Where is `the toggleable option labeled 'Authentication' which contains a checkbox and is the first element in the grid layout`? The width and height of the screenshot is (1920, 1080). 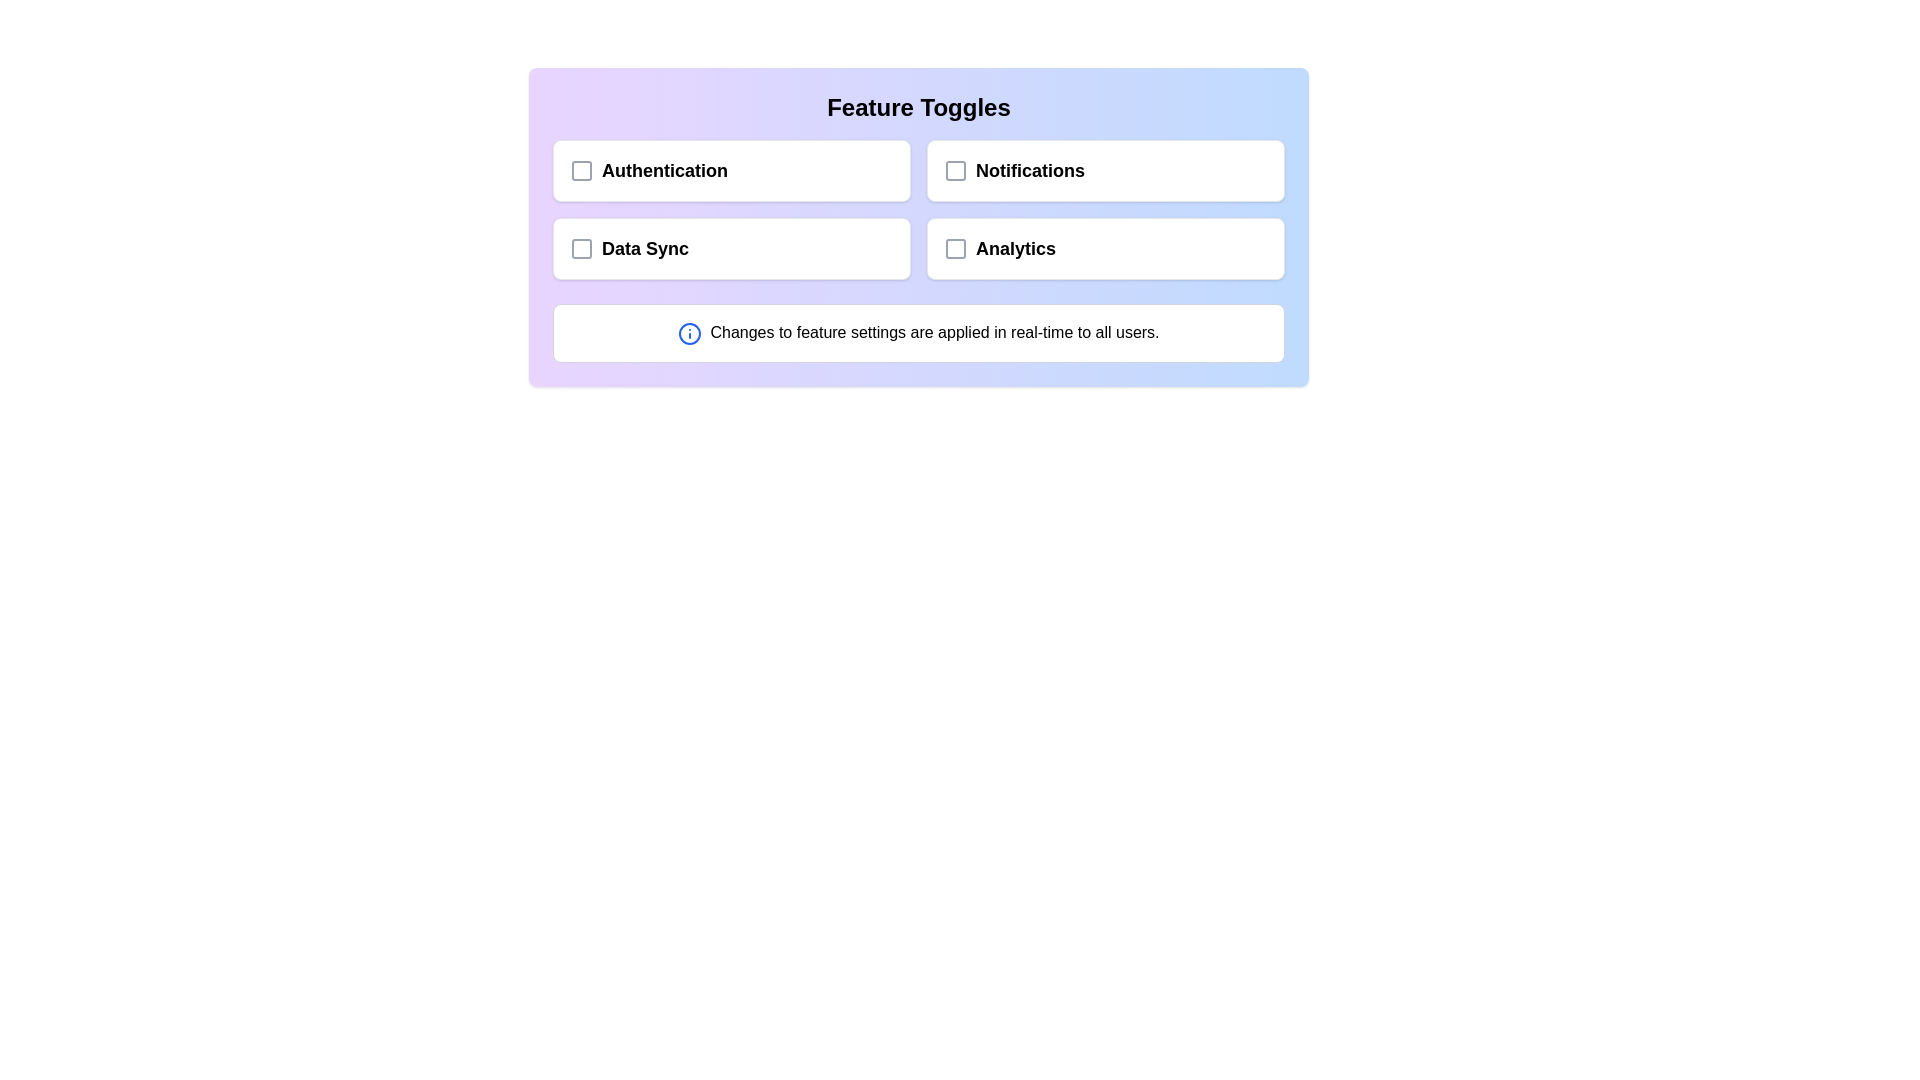
the toggleable option labeled 'Authentication' which contains a checkbox and is the first element in the grid layout is located at coordinates (730, 169).